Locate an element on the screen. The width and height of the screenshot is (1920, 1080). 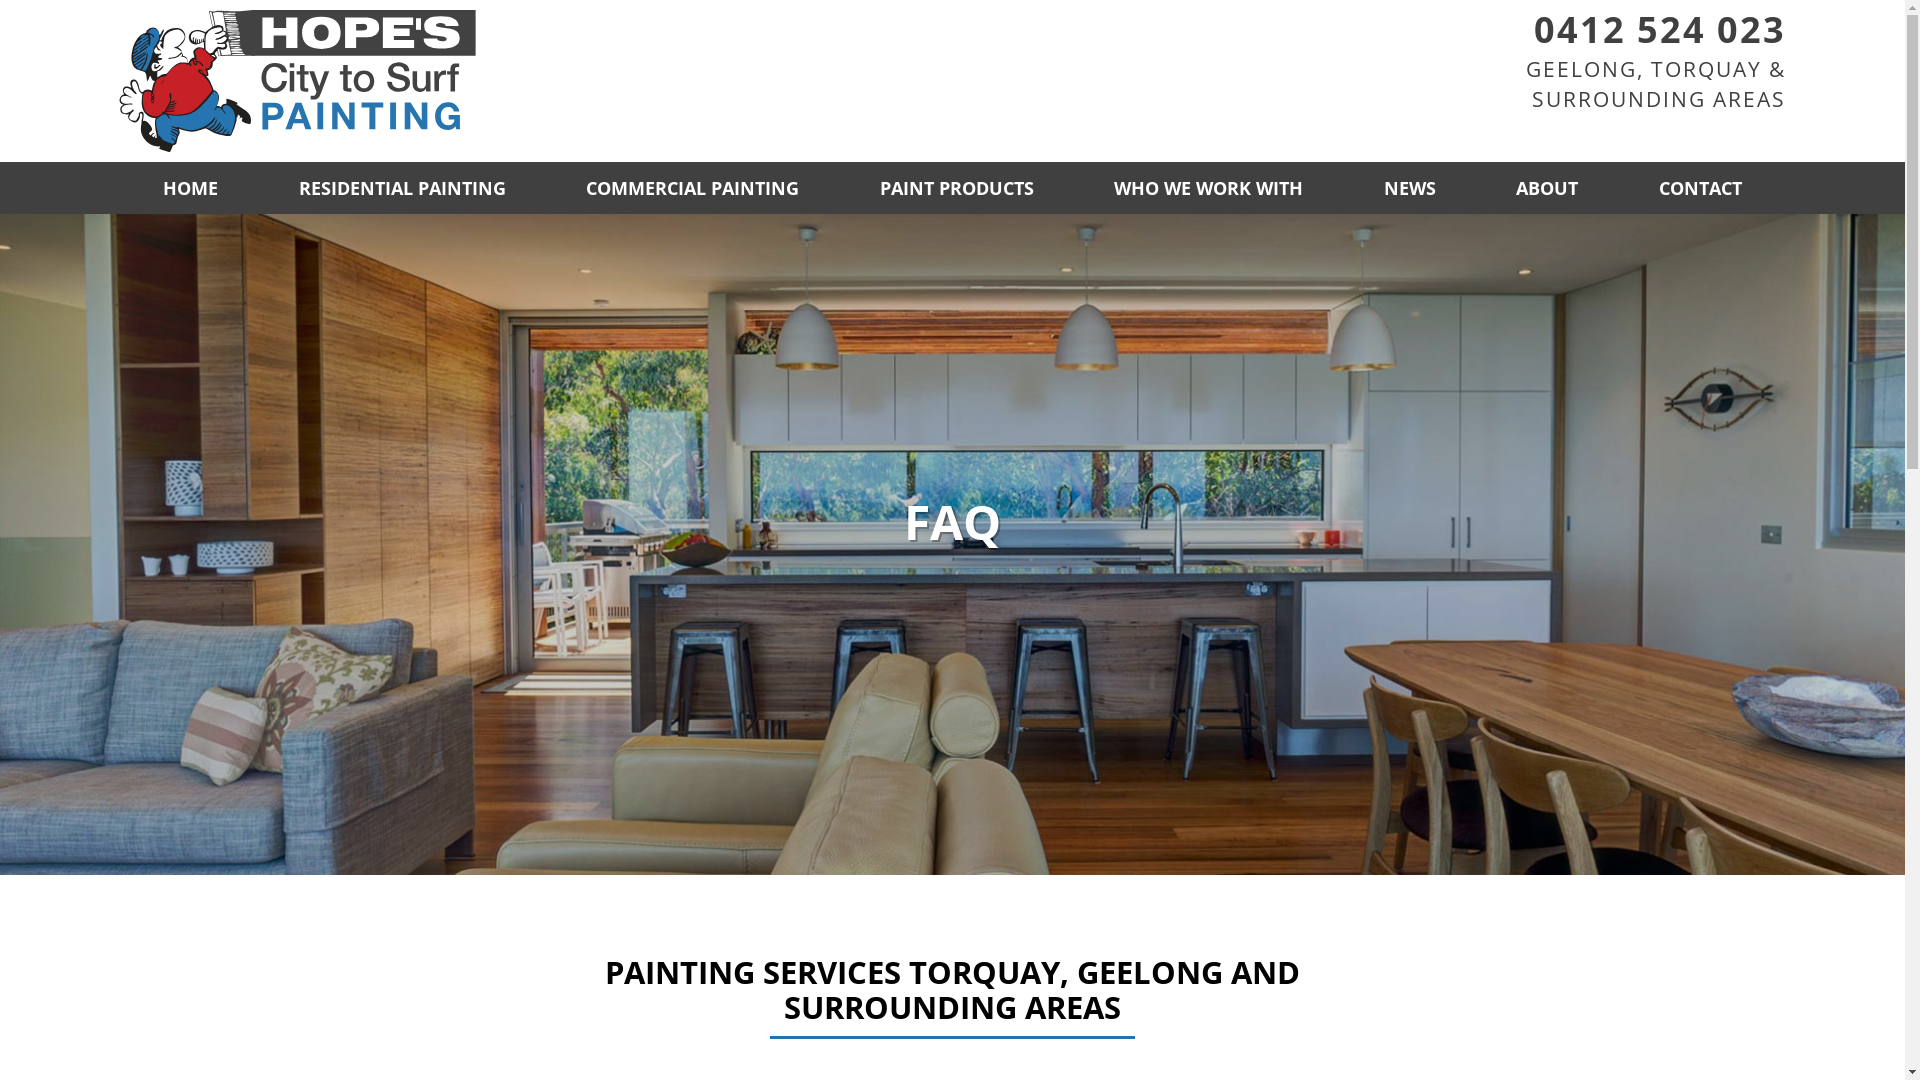
'CONTACT' is located at coordinates (1699, 188).